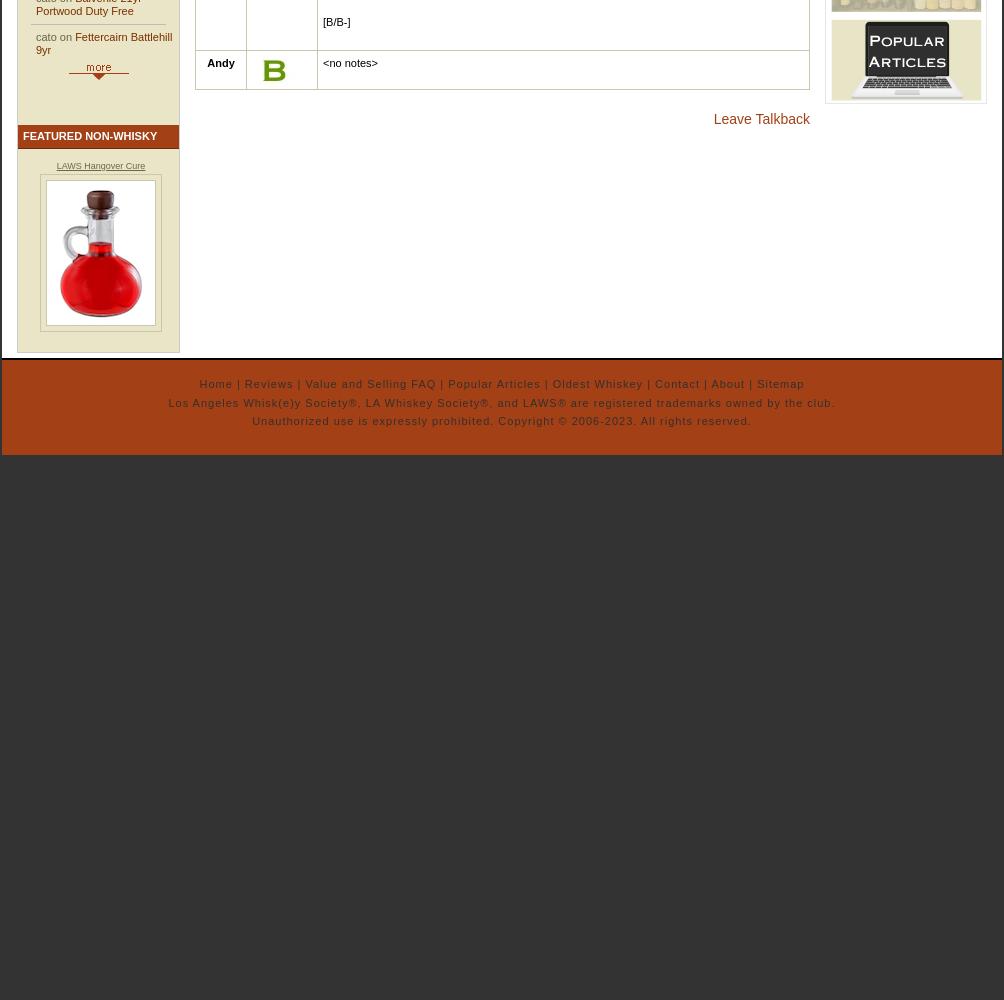 The height and width of the screenshot is (1000, 1004). I want to click on '<no notes>', so click(352, 62).